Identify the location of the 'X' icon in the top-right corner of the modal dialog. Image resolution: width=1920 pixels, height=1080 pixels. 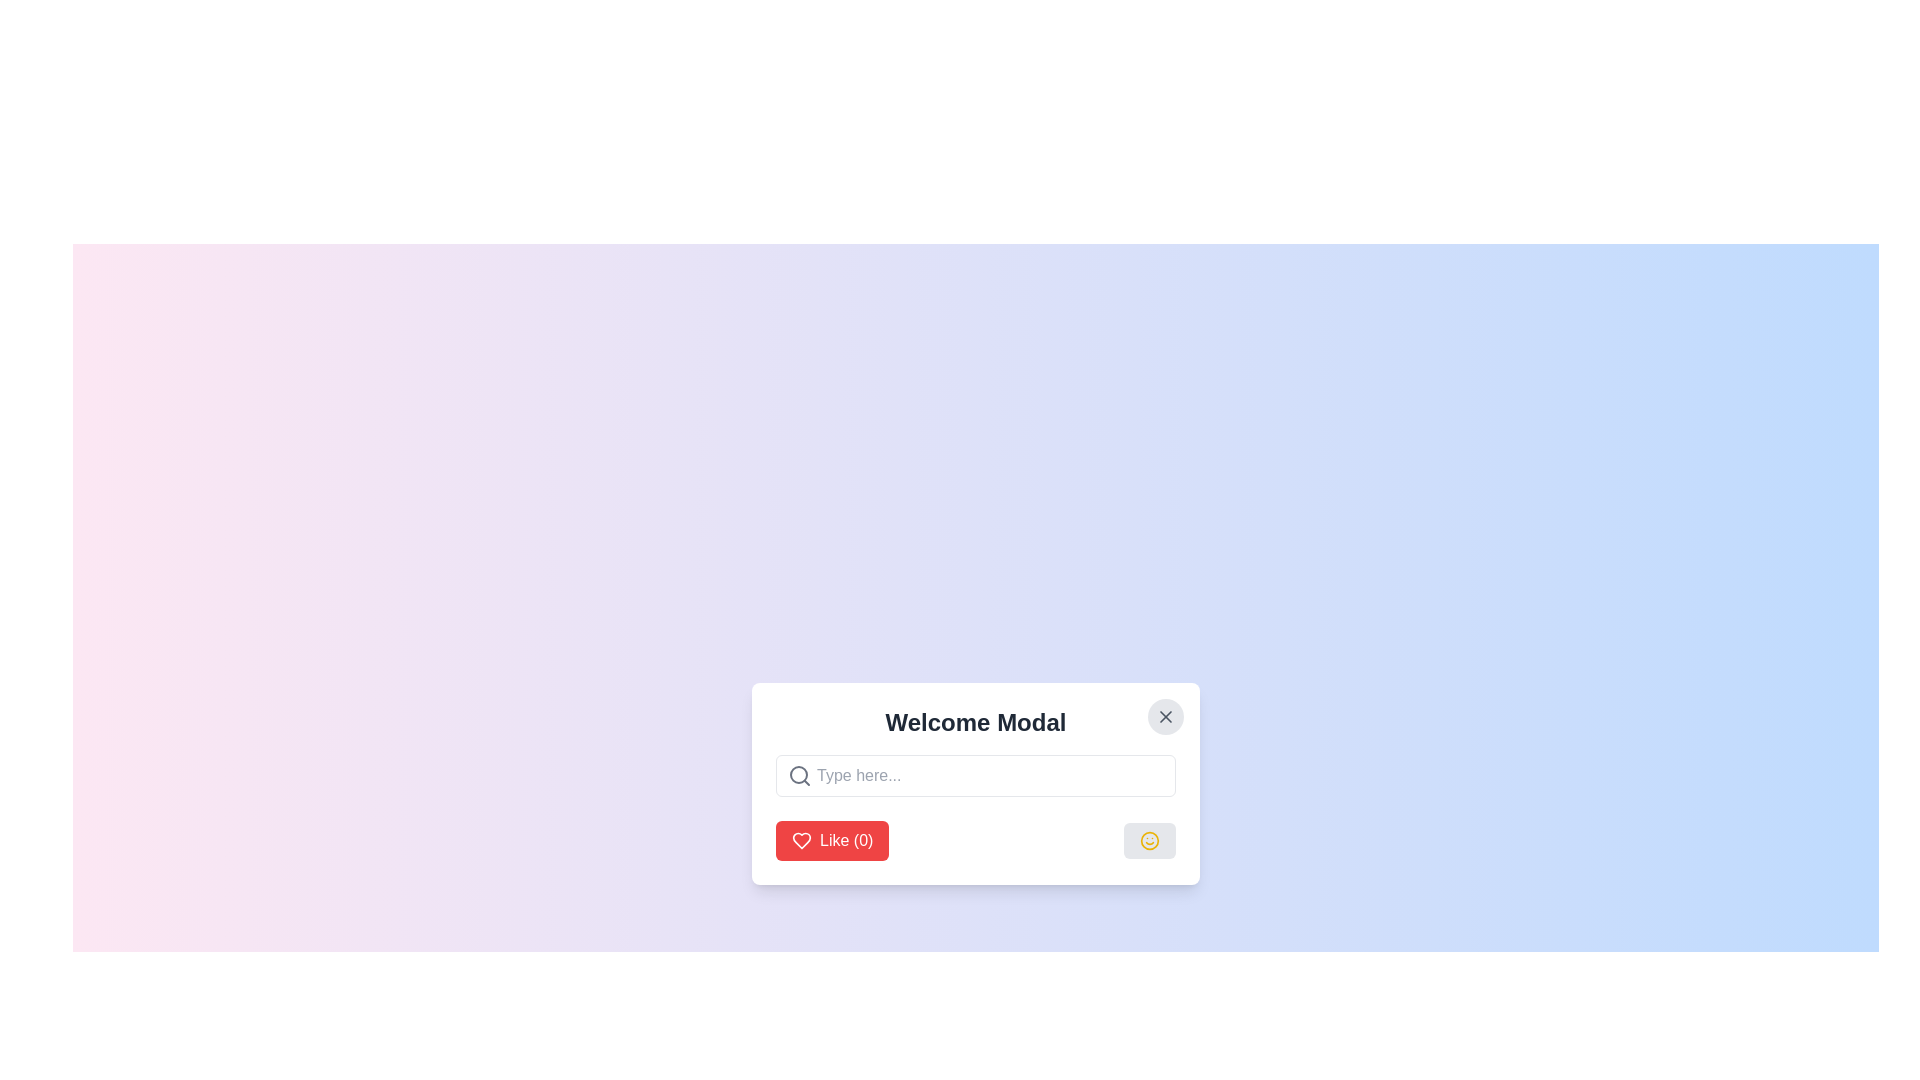
(1166, 716).